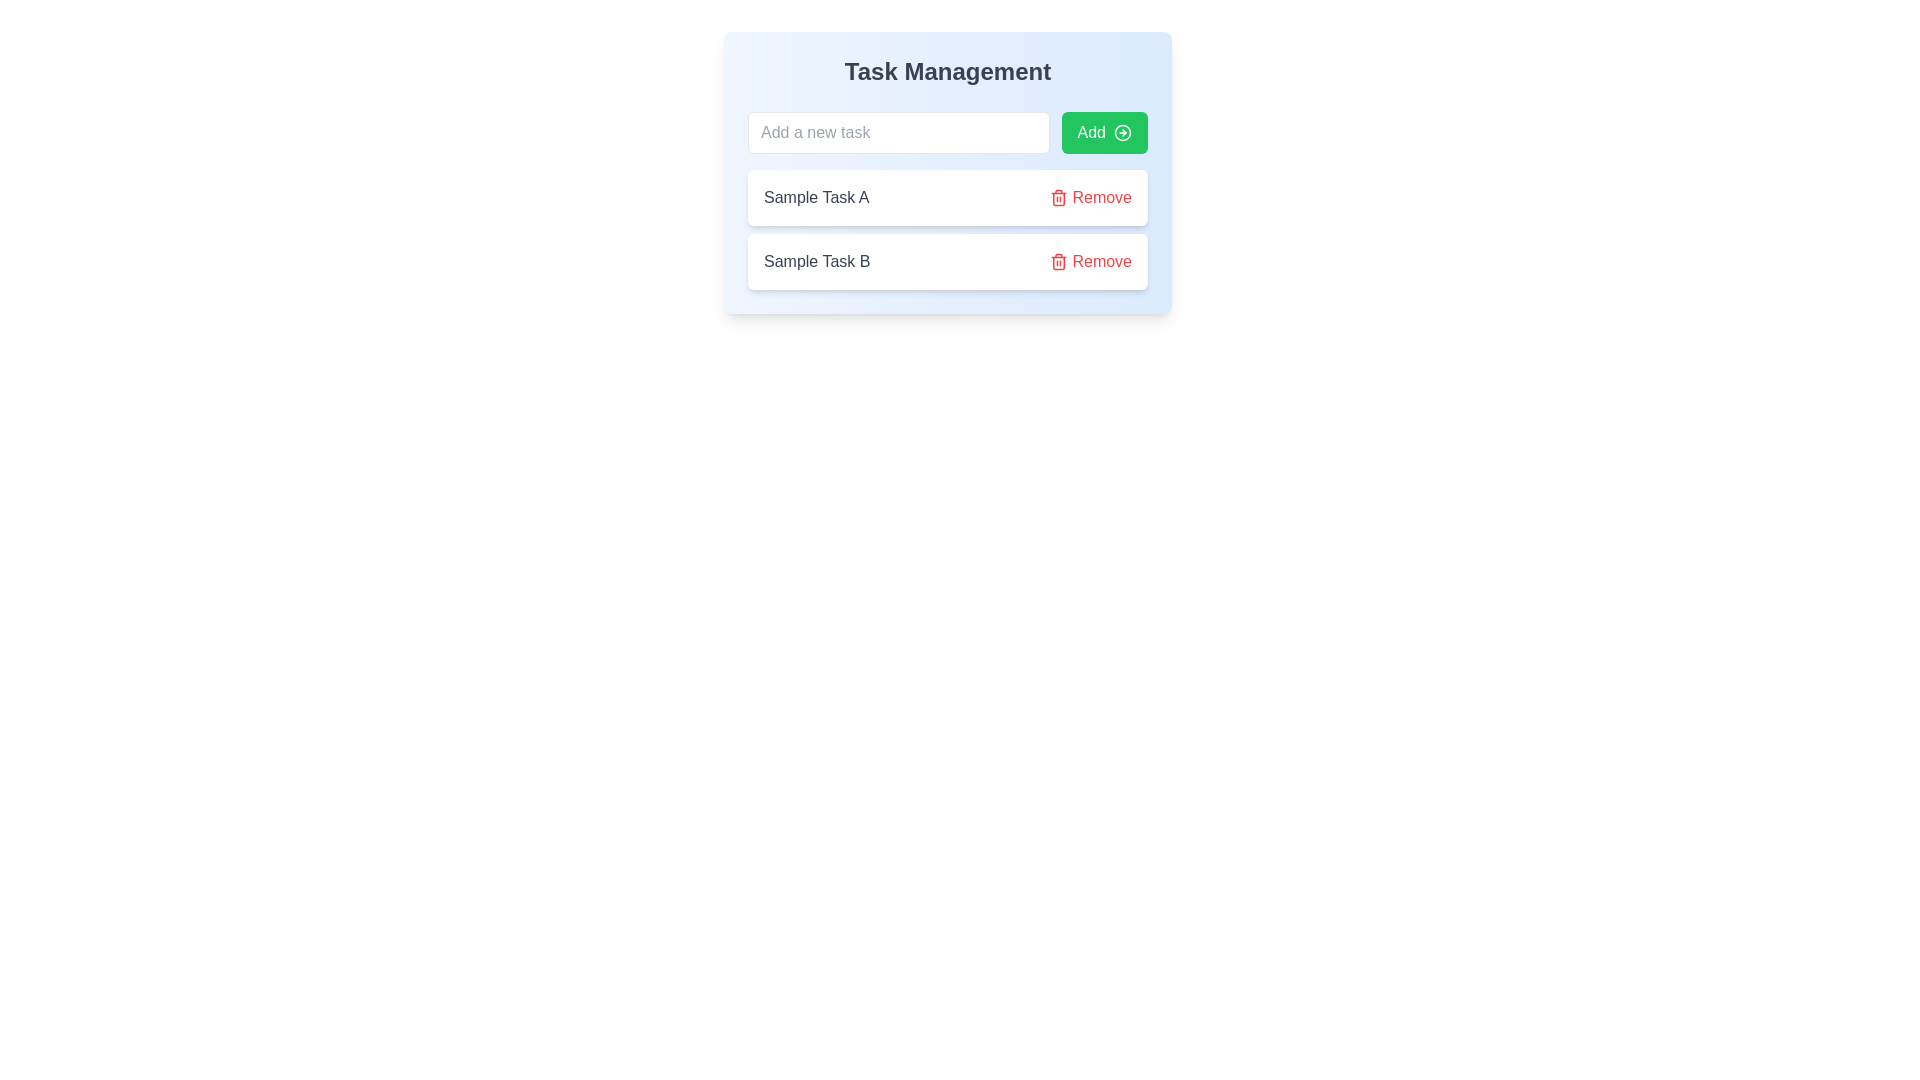 This screenshot has height=1080, width=1920. What do you see at coordinates (1123, 132) in the screenshot?
I see `the 'Add' button by clicking the circular SVG icon (class 'lucide lucide-circle-arrow-right') which is a graphical part of the button` at bounding box center [1123, 132].